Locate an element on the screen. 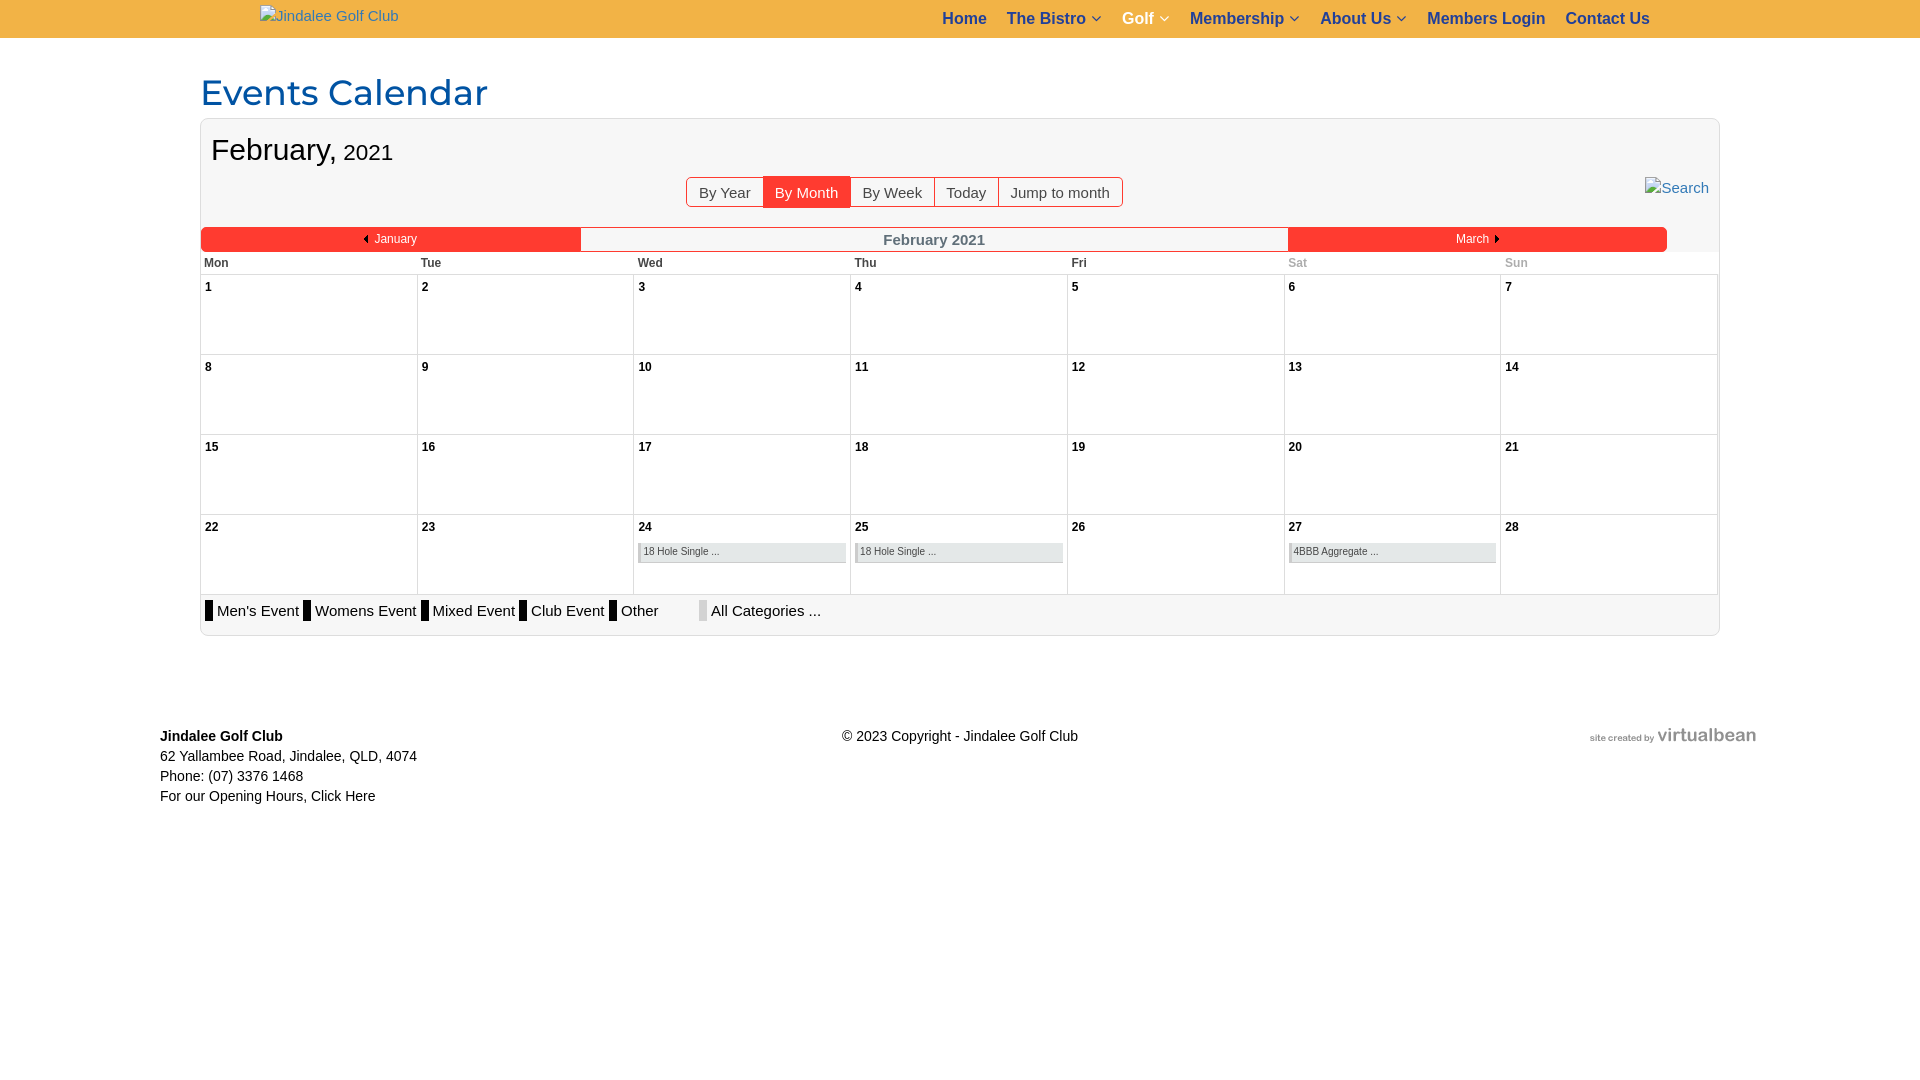 The image size is (1920, 1080). 'Womens Event' is located at coordinates (314, 609).